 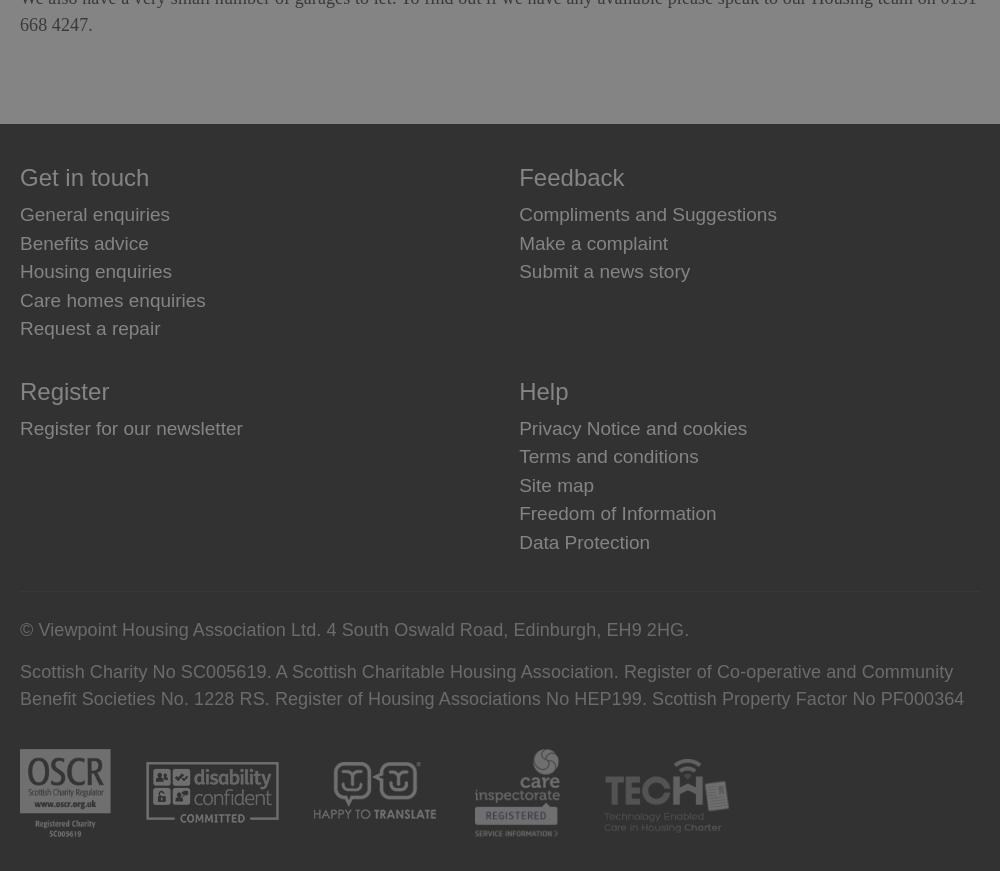 I want to click on 'Feedback', so click(x=570, y=177).